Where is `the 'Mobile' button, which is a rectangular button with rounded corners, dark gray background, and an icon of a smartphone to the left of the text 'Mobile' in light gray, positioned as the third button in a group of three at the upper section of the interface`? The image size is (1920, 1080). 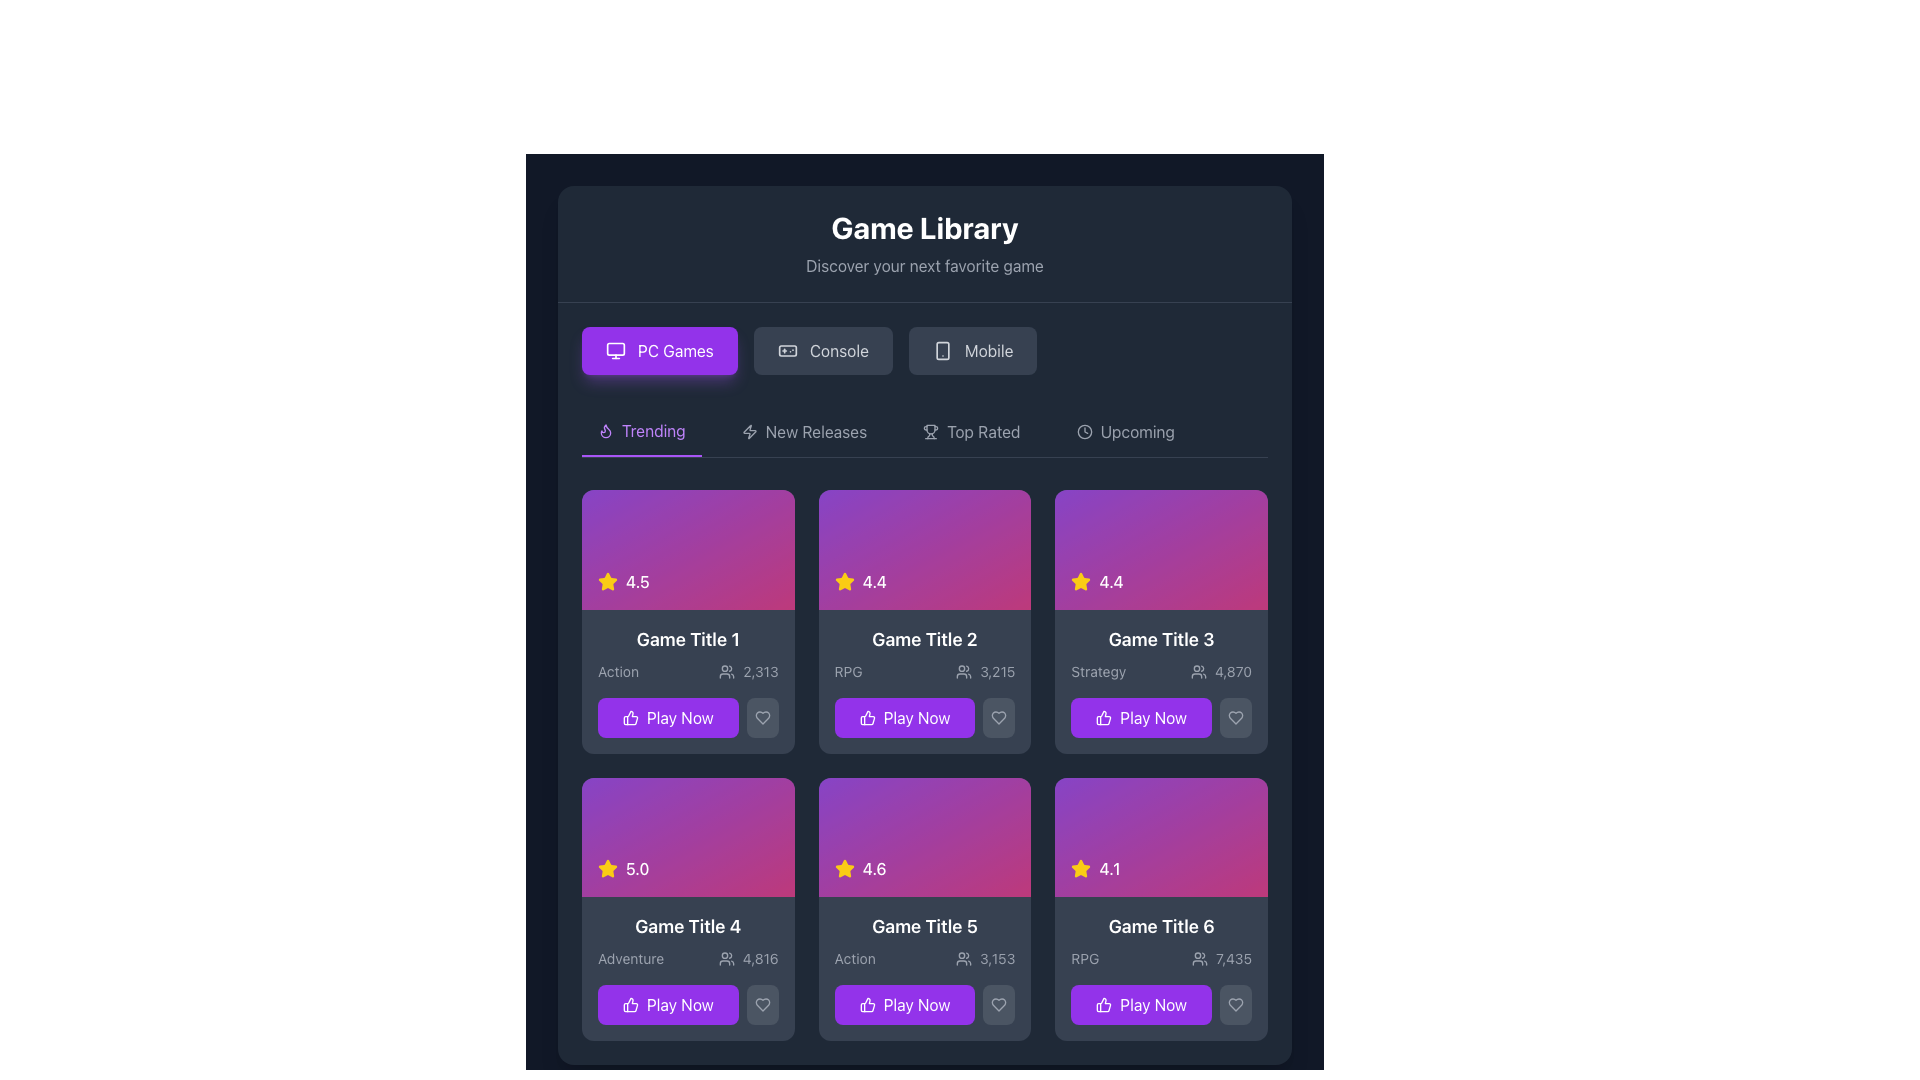
the 'Mobile' button, which is a rectangular button with rounded corners, dark gray background, and an icon of a smartphone to the left of the text 'Mobile' in light gray, positioned as the third button in a group of three at the upper section of the interface is located at coordinates (973, 350).